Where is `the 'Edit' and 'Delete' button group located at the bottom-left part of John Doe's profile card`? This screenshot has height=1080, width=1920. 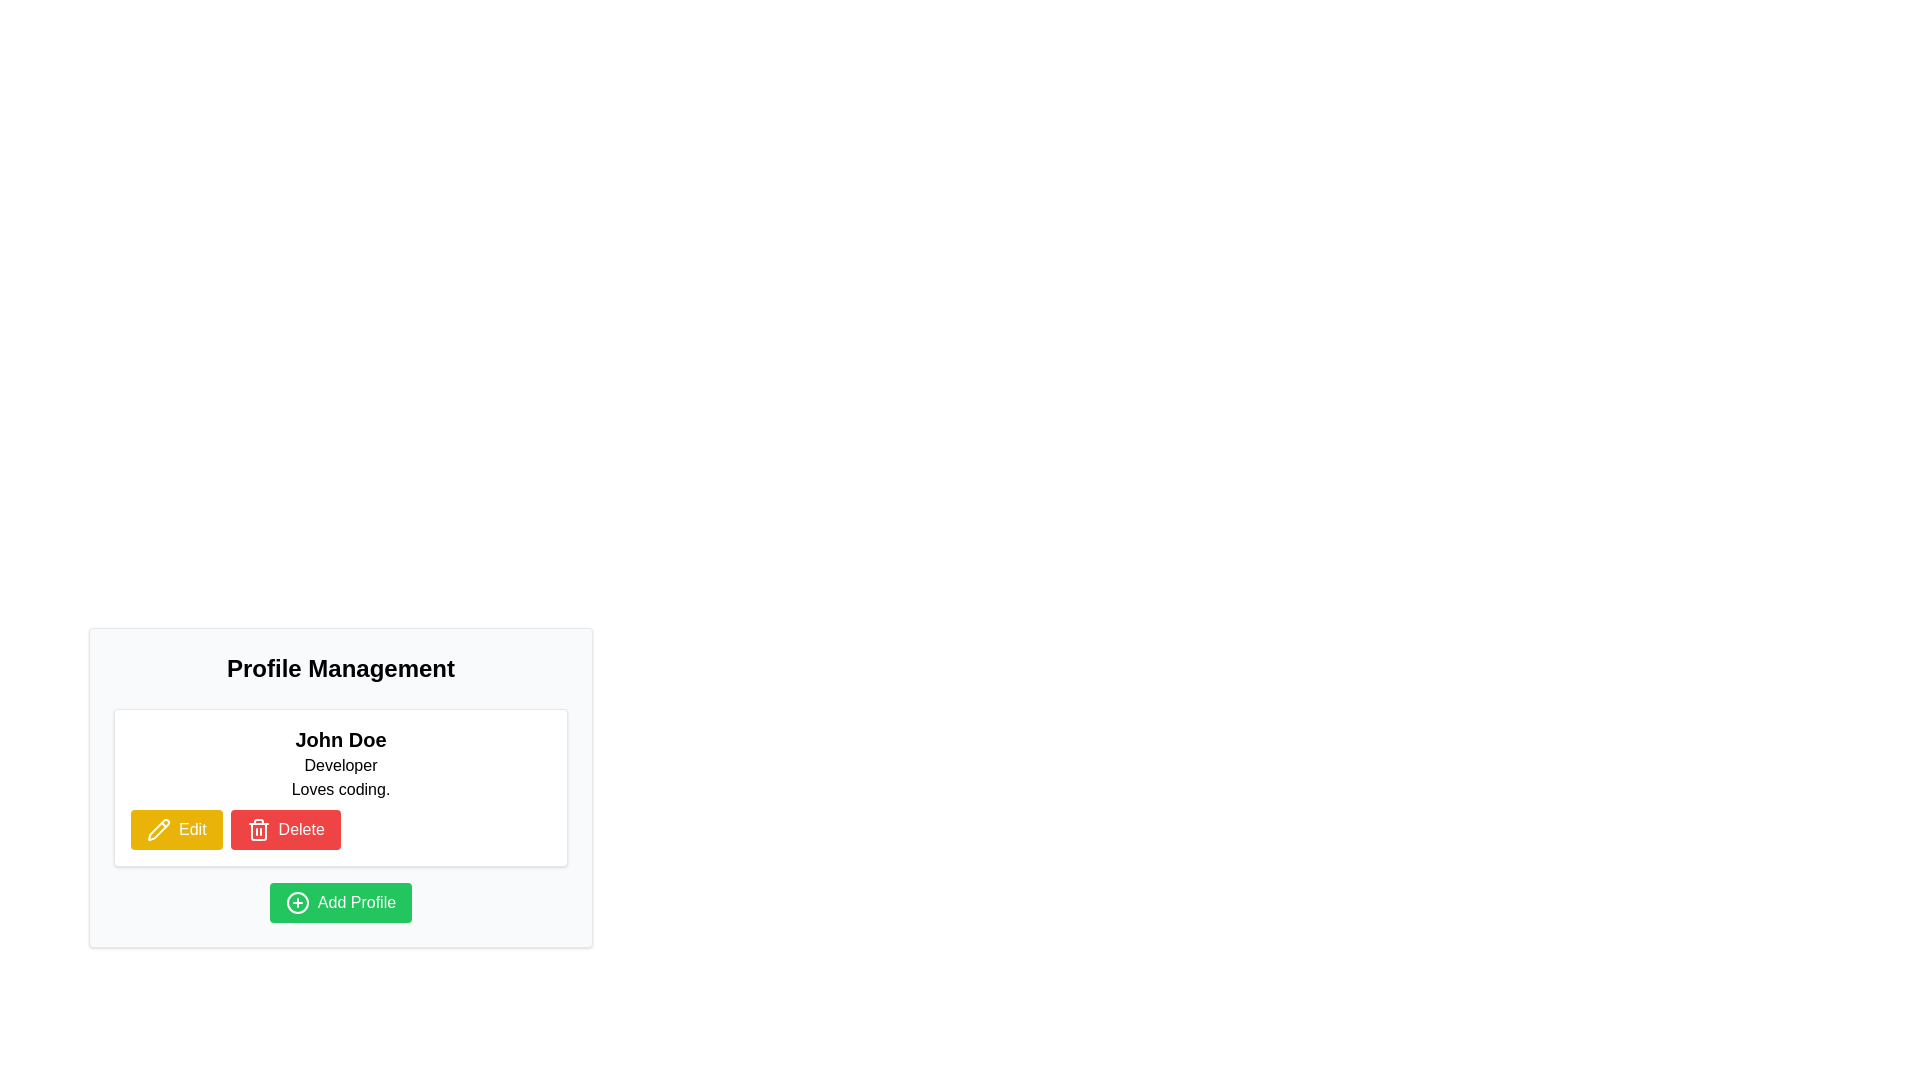 the 'Edit' and 'Delete' button group located at the bottom-left part of John Doe's profile card is located at coordinates (340, 829).